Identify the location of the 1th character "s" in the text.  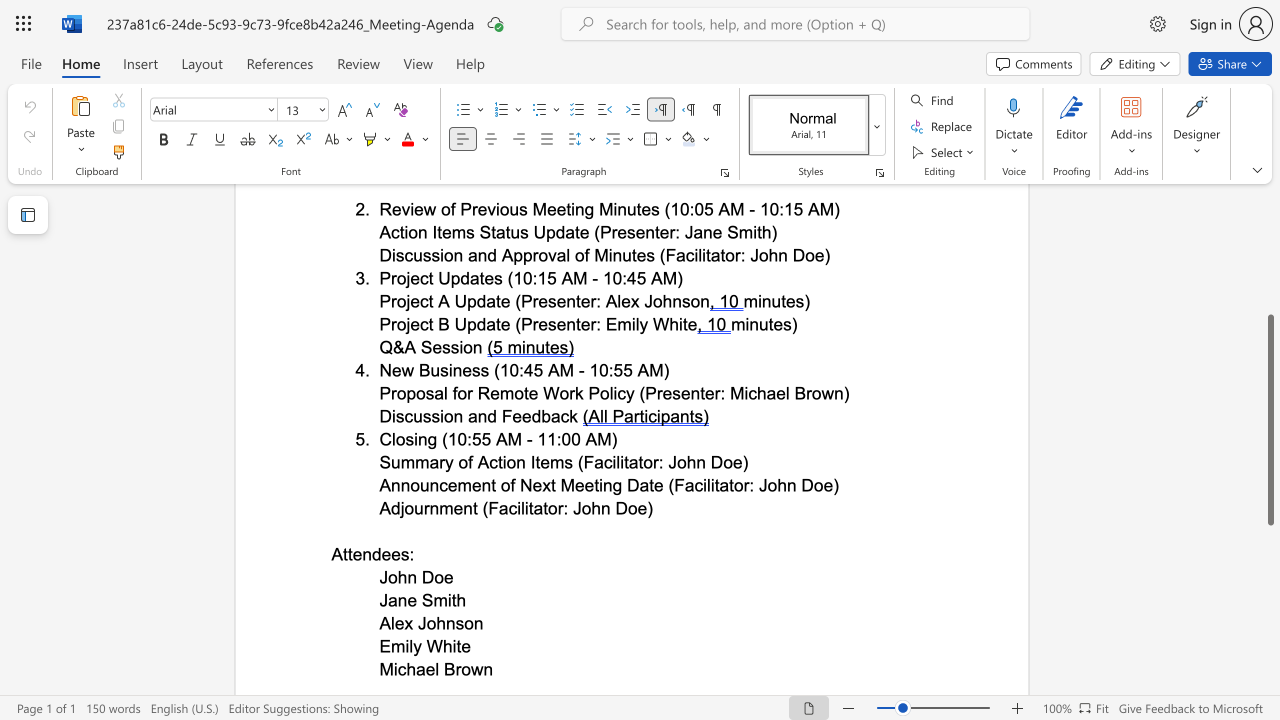
(458, 622).